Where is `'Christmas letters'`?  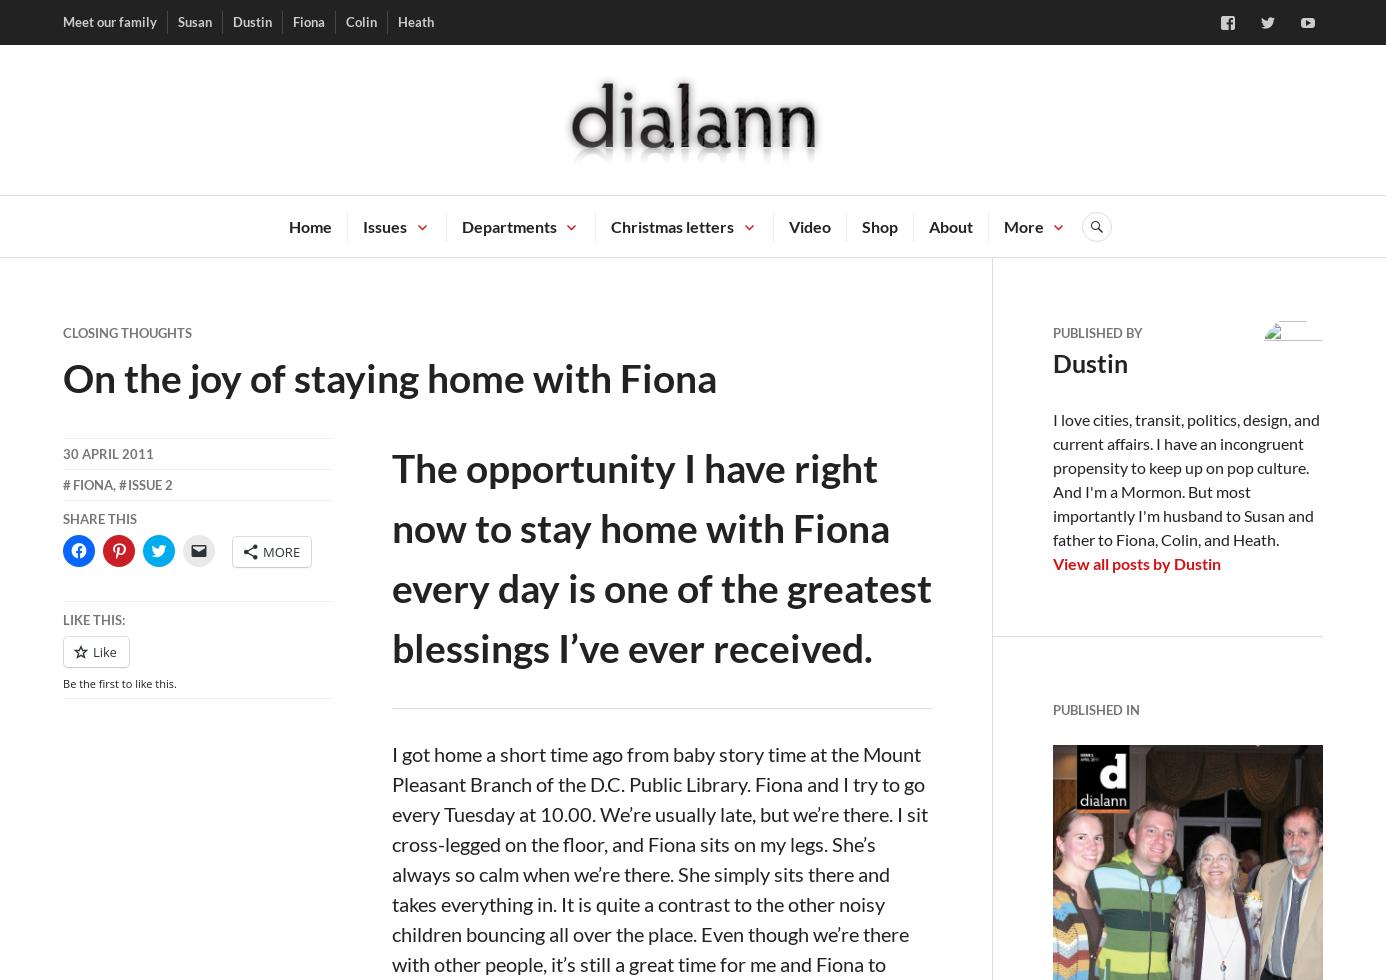 'Christmas letters' is located at coordinates (671, 225).